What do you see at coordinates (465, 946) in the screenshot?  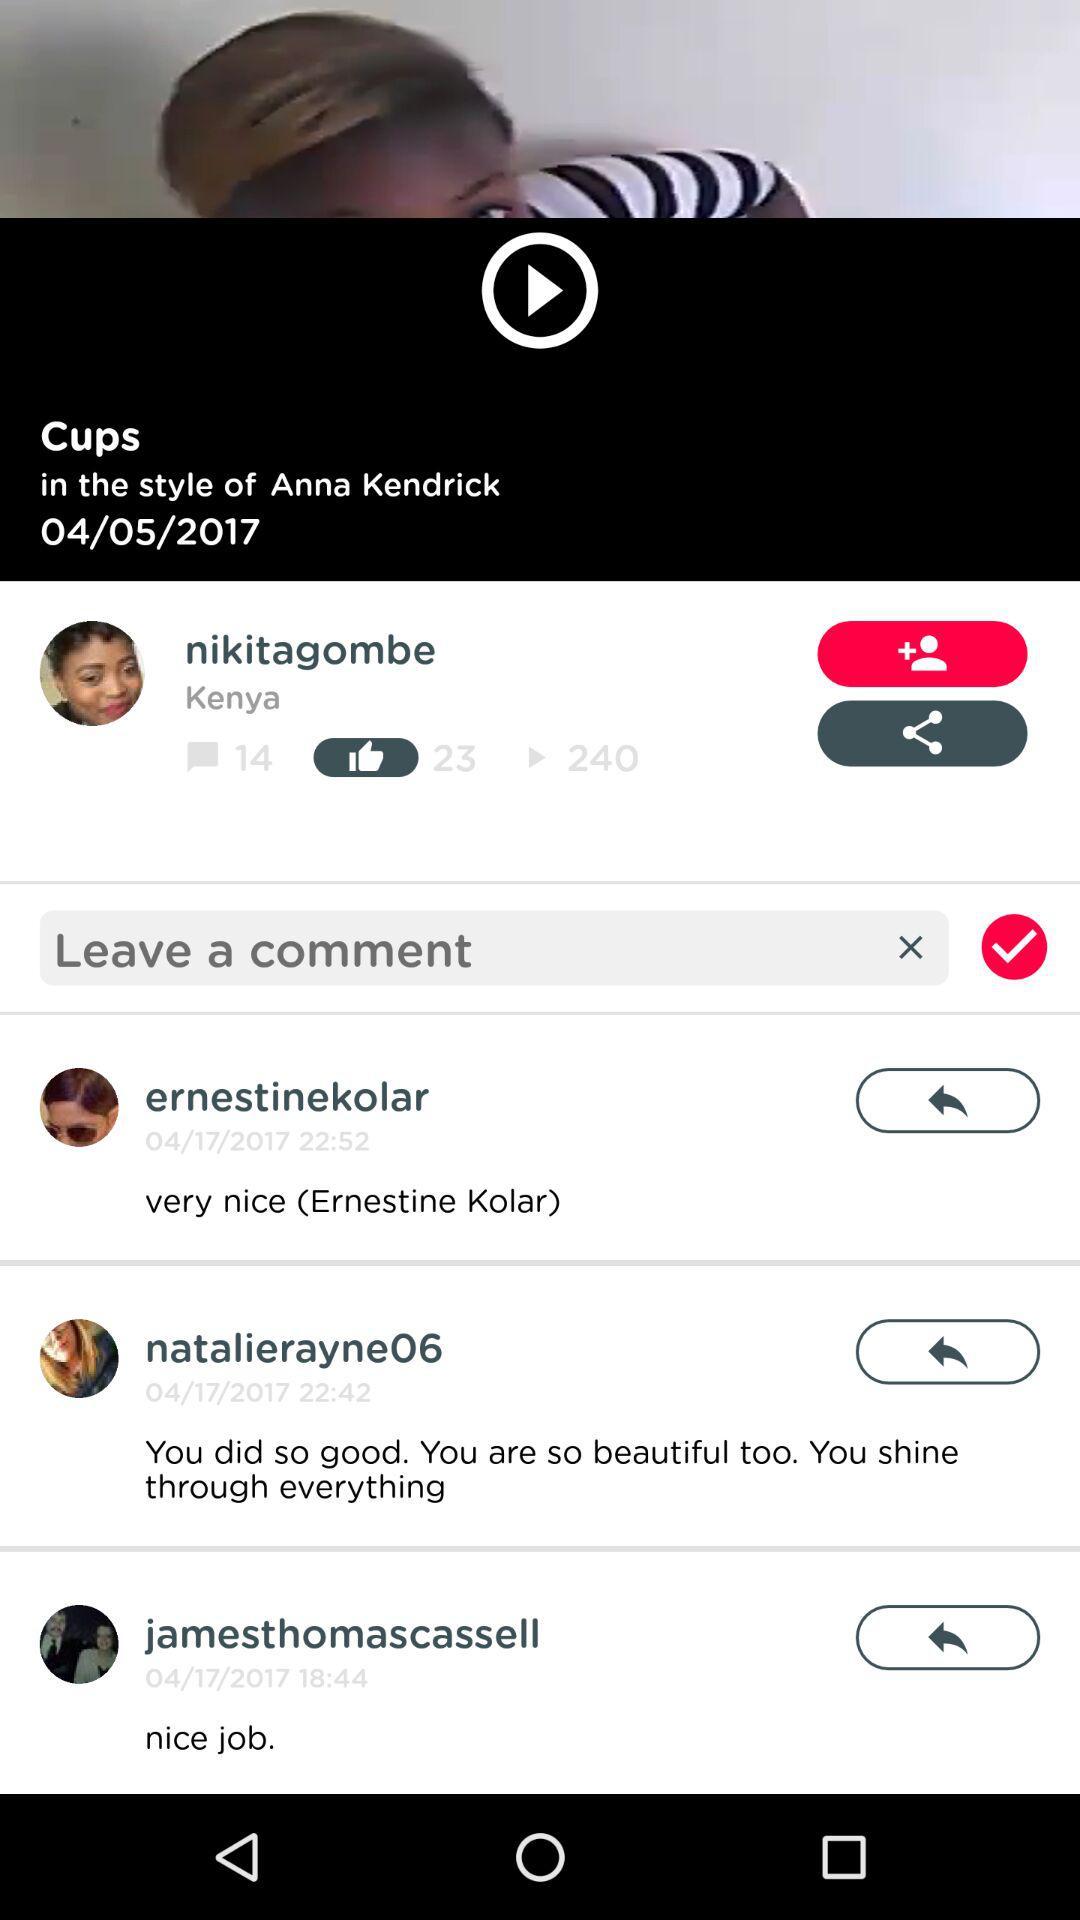 I see `a comment for the video` at bounding box center [465, 946].